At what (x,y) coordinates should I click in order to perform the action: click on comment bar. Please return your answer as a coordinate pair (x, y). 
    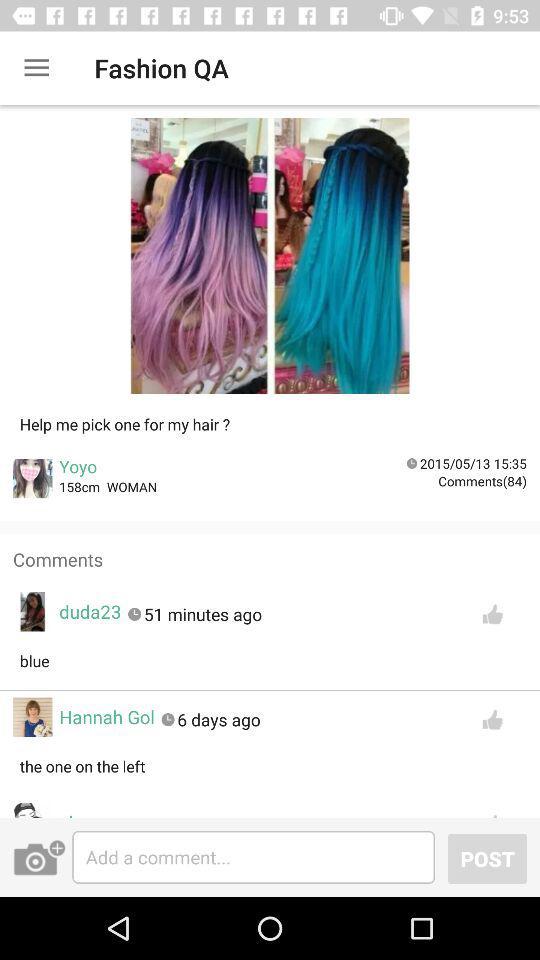
    Looking at the image, I should click on (253, 856).